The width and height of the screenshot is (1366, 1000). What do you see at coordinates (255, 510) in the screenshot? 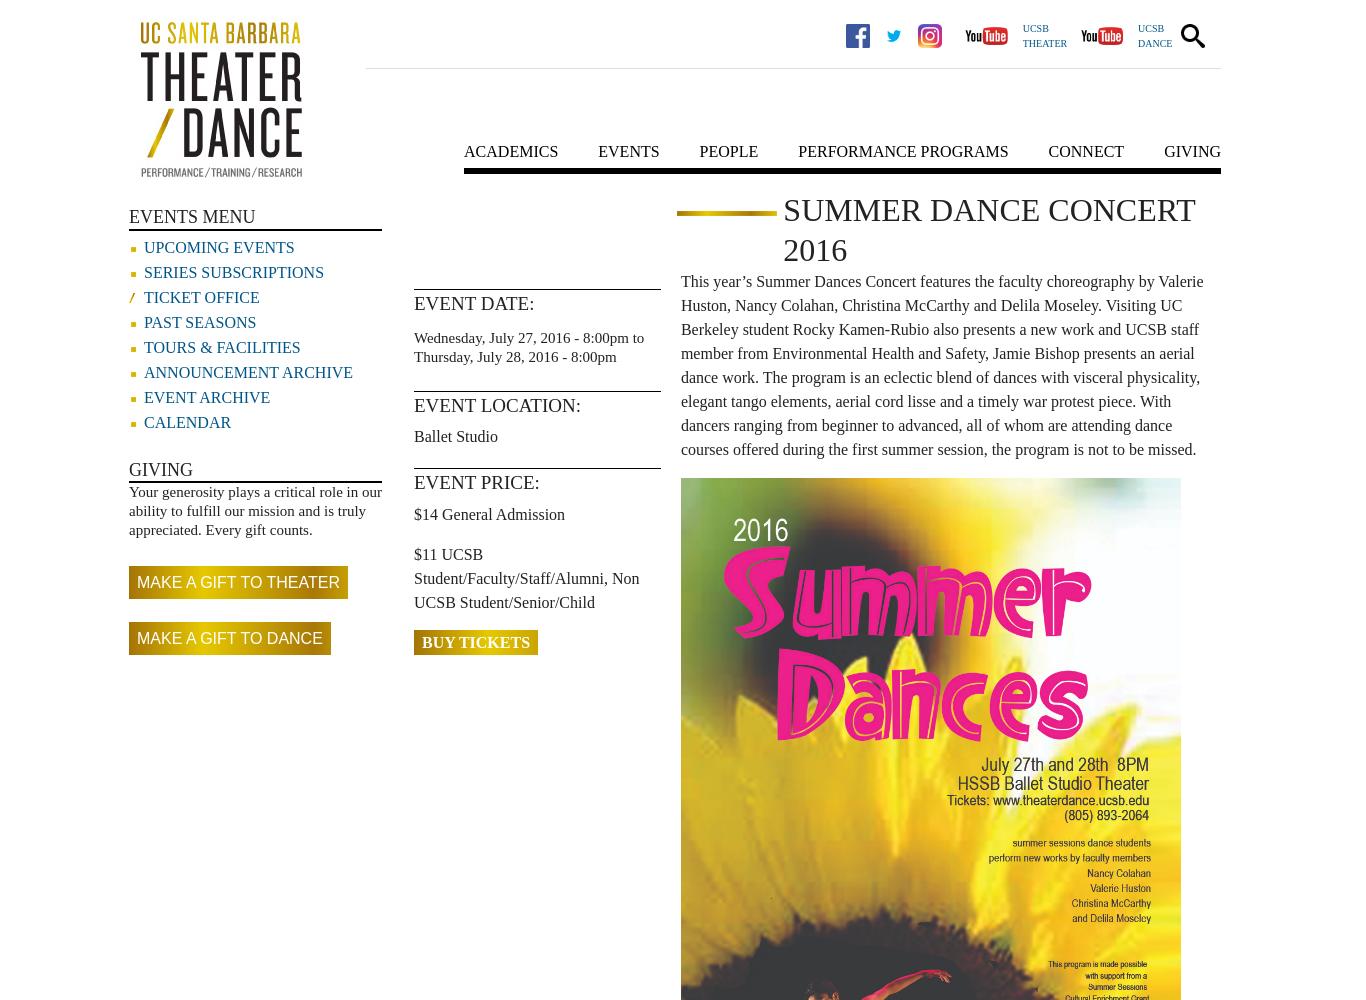
I see `'Your generosity plays a critical role in our ability to fulfill our mission and is truly appreciated. Every gift counts.'` at bounding box center [255, 510].